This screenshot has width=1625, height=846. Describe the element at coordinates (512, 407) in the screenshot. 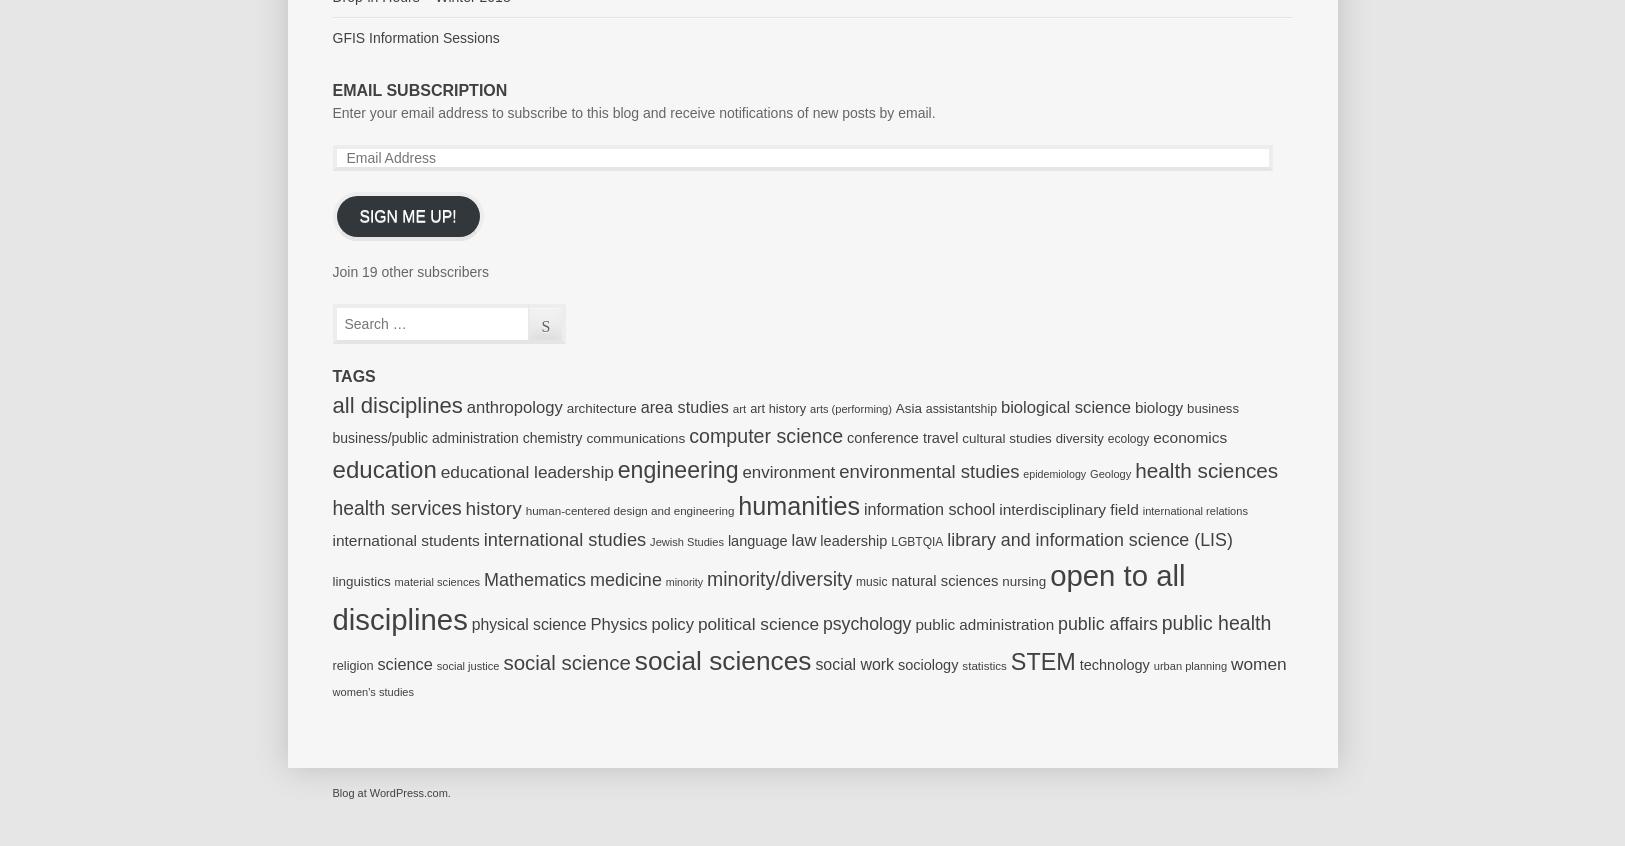

I see `'anthropology'` at that location.